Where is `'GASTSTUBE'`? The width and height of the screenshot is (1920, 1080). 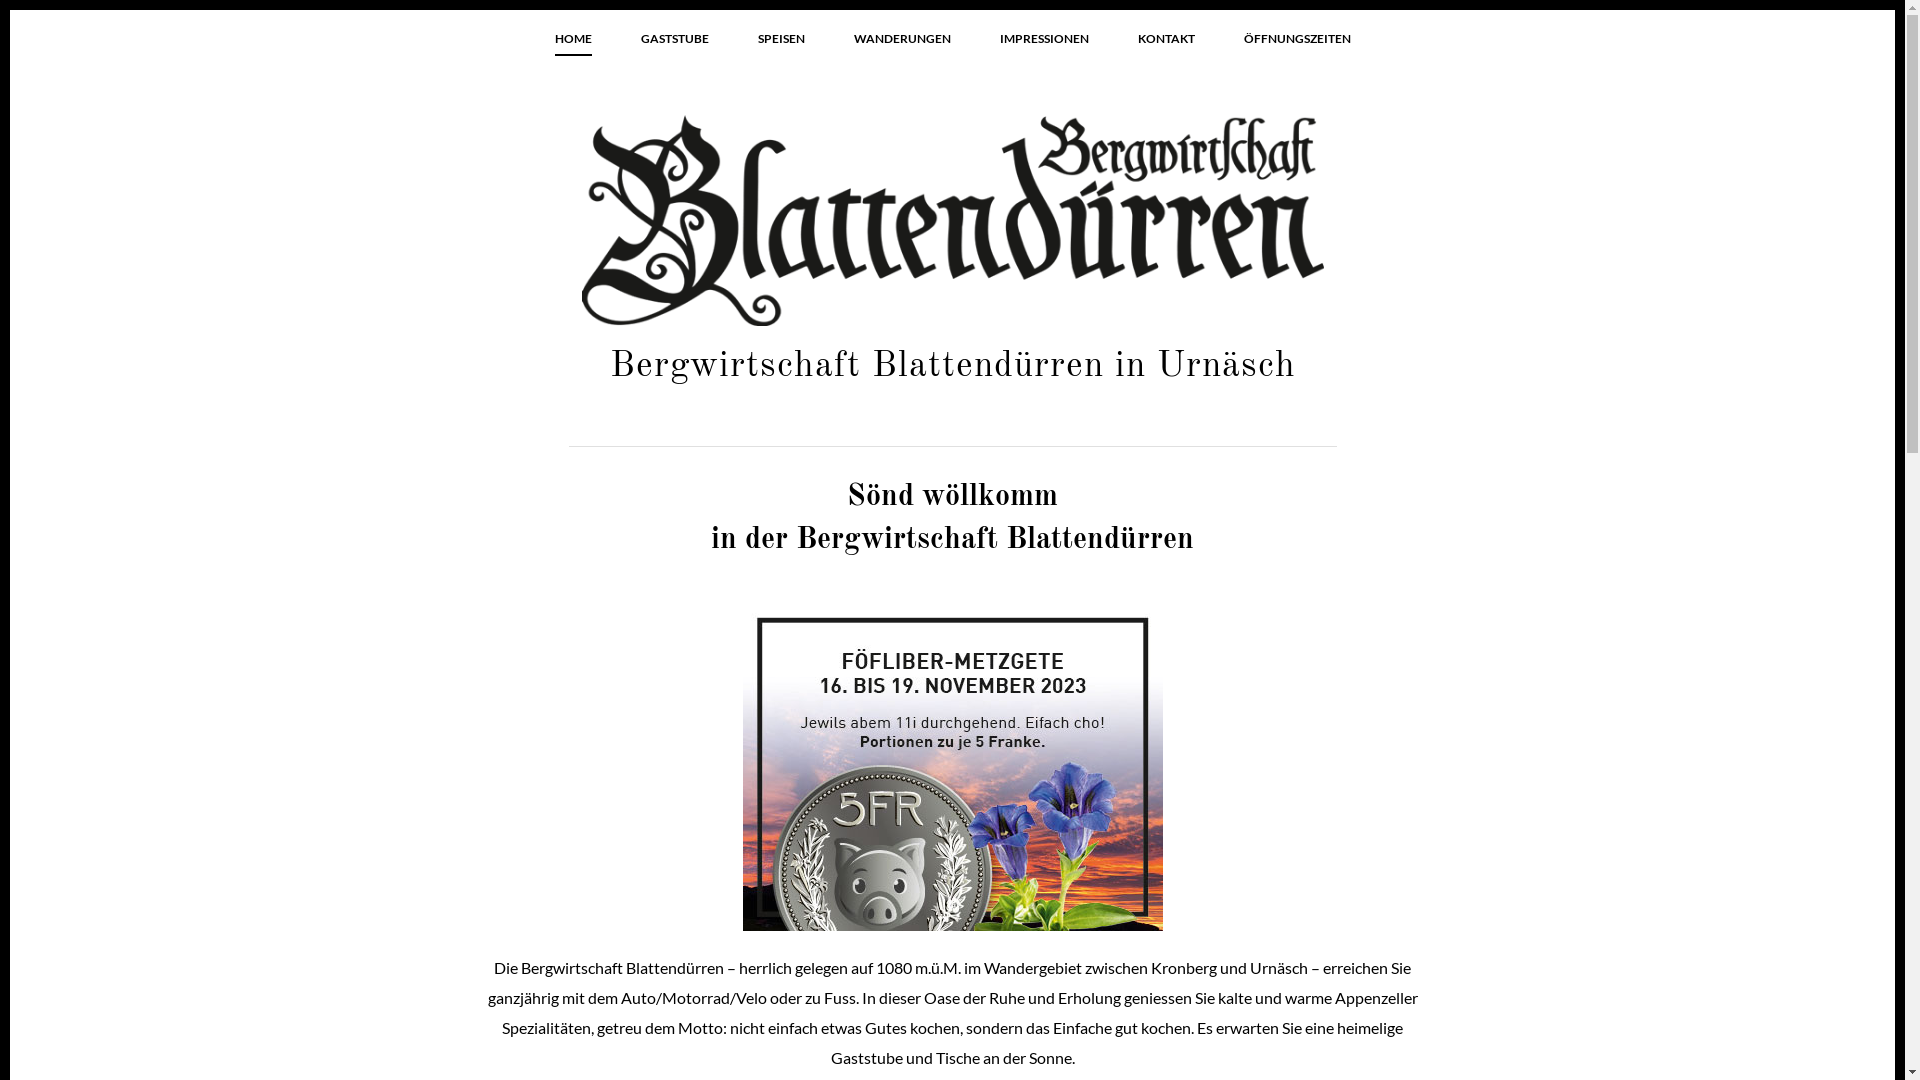 'GASTSTUBE' is located at coordinates (675, 38).